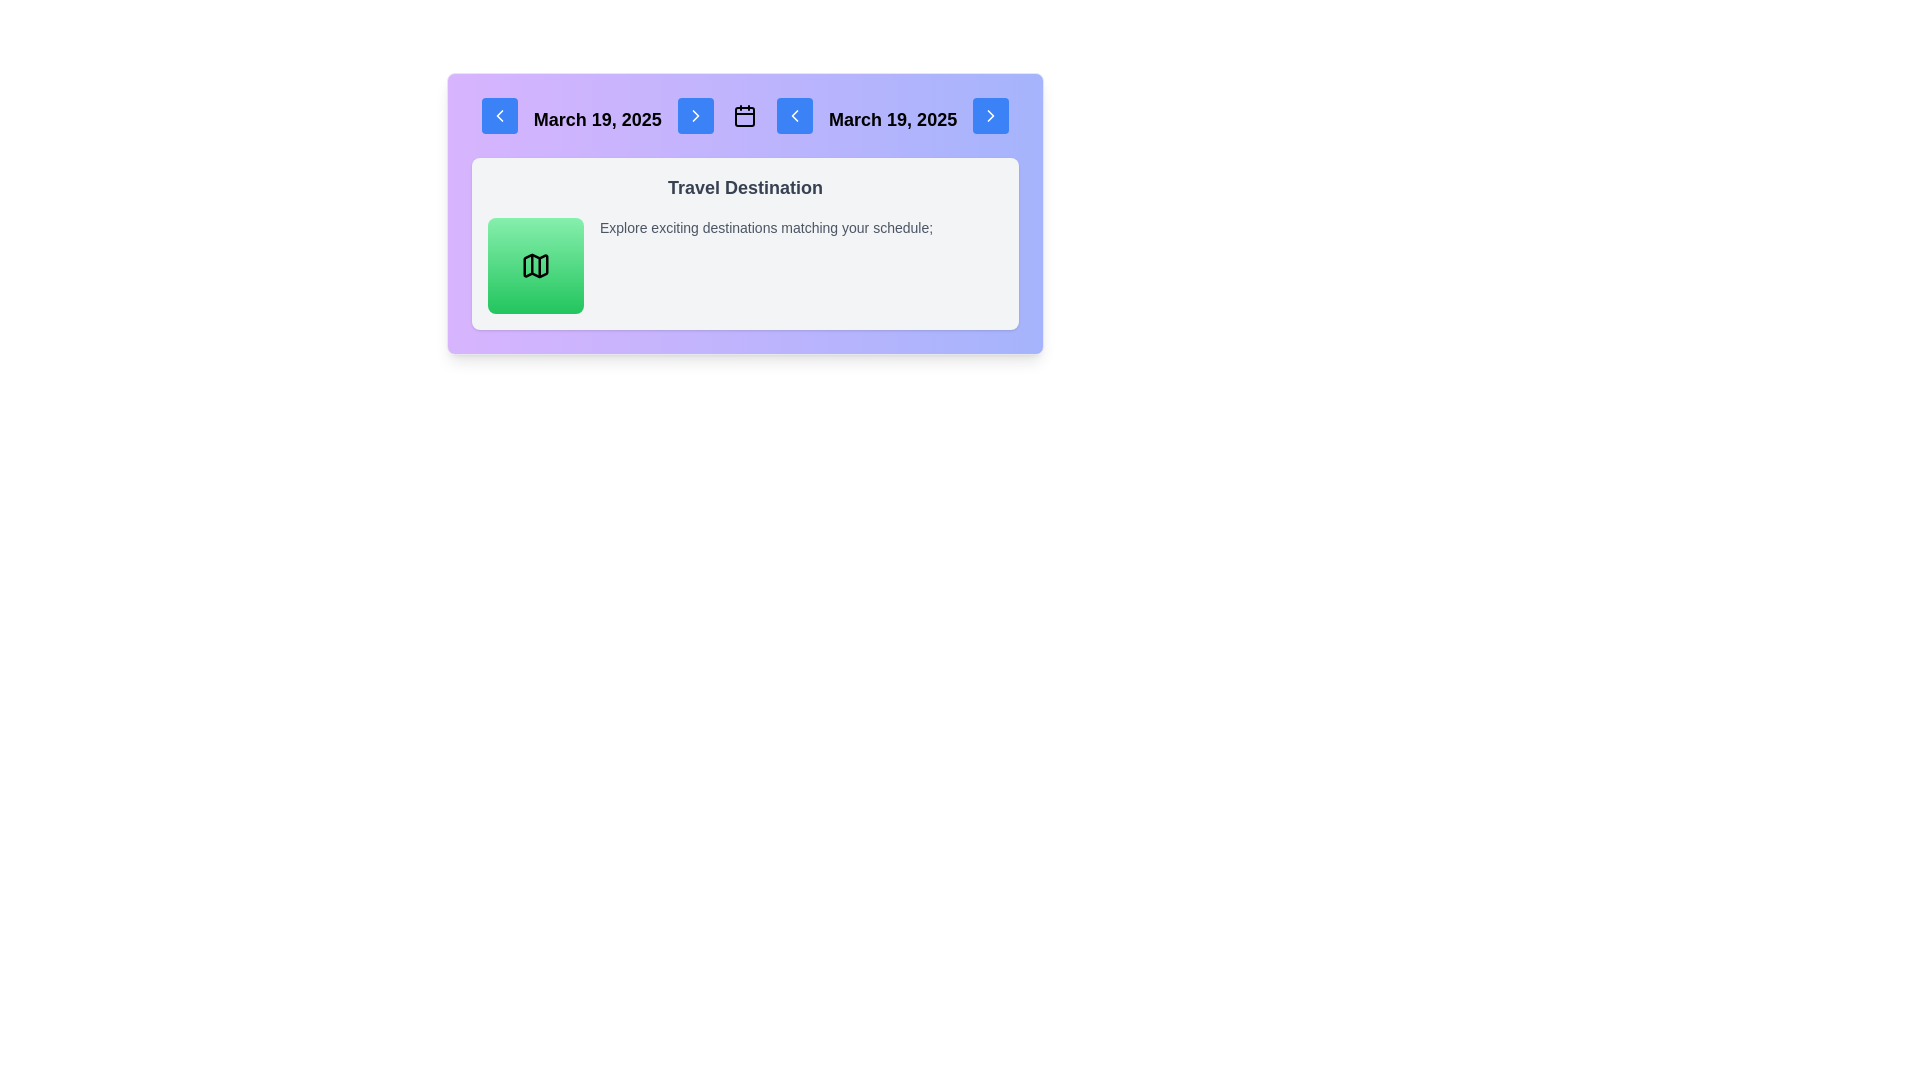 The height and width of the screenshot is (1080, 1920). I want to click on the navigation button located to the left of the date text 'March 19, 2025', so click(499, 115).